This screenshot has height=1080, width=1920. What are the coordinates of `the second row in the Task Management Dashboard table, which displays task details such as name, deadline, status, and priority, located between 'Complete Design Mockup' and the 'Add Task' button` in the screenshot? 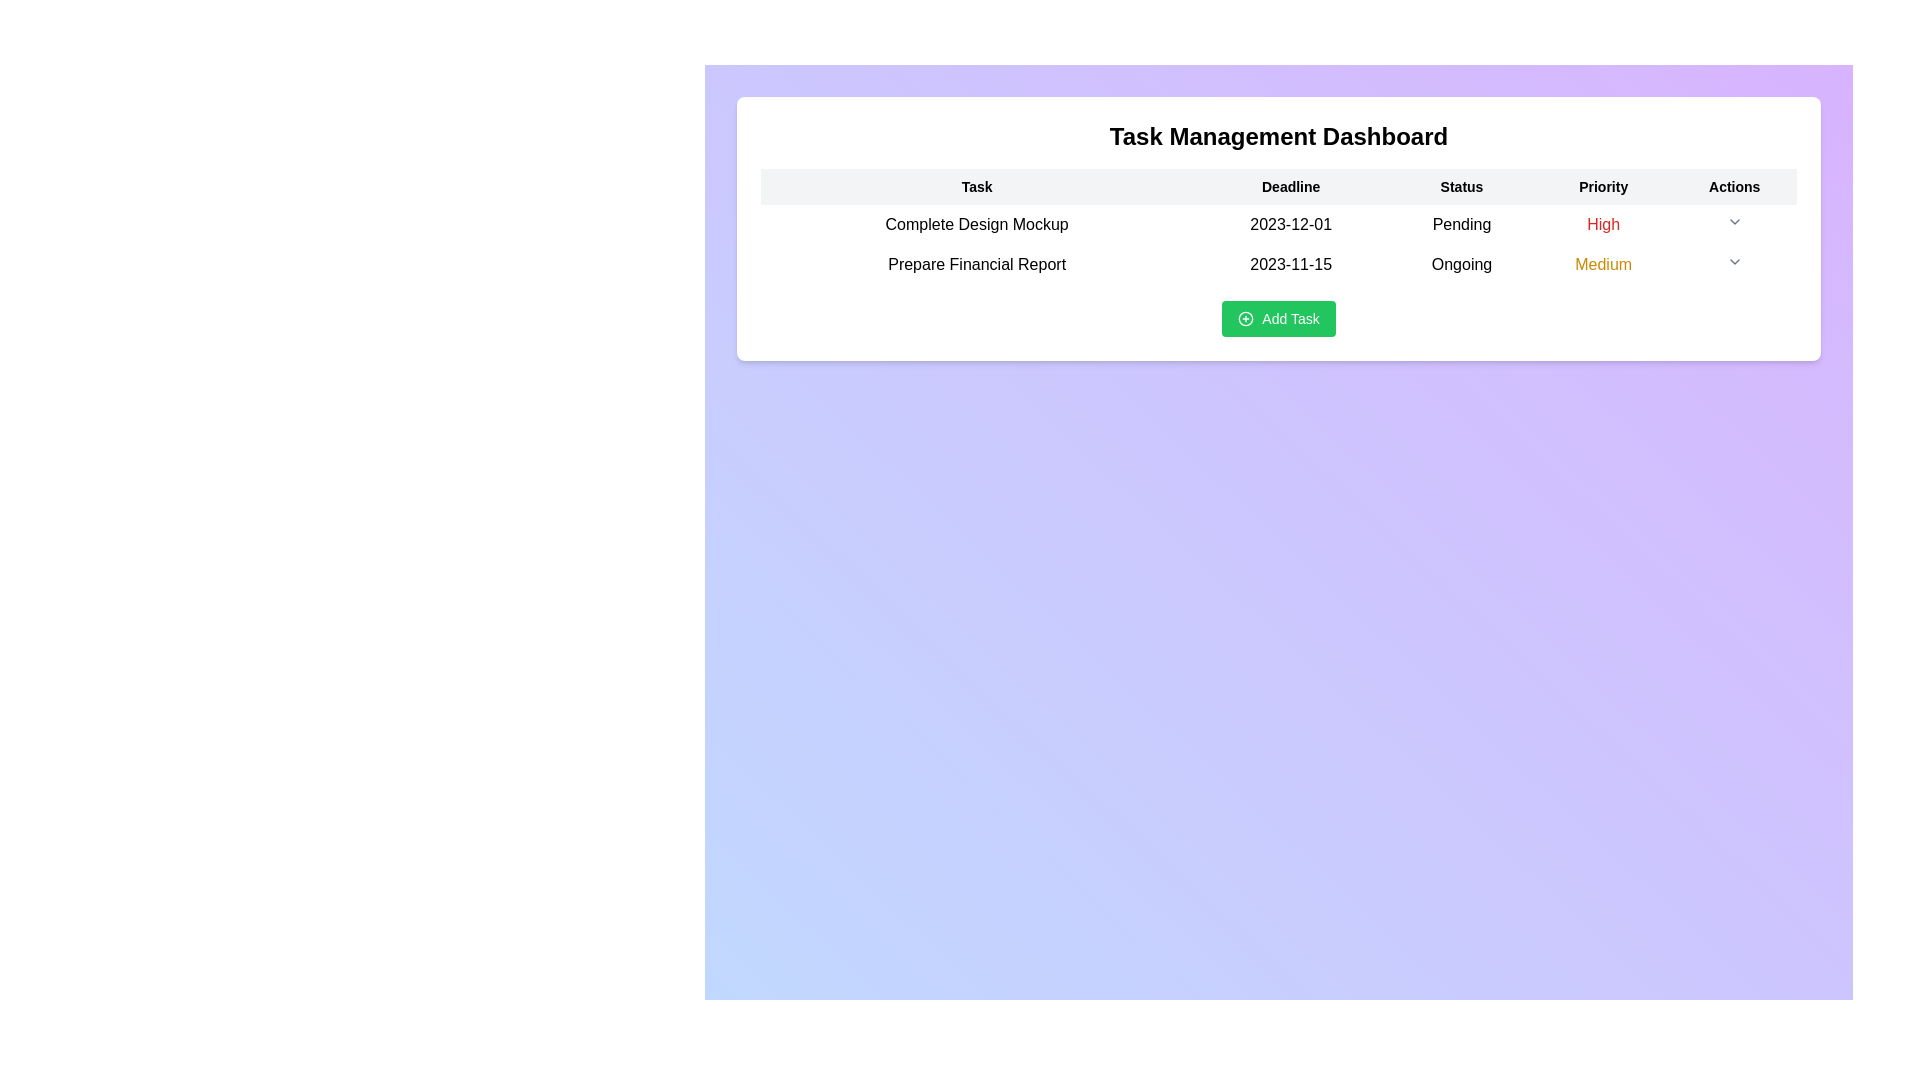 It's located at (1277, 264).